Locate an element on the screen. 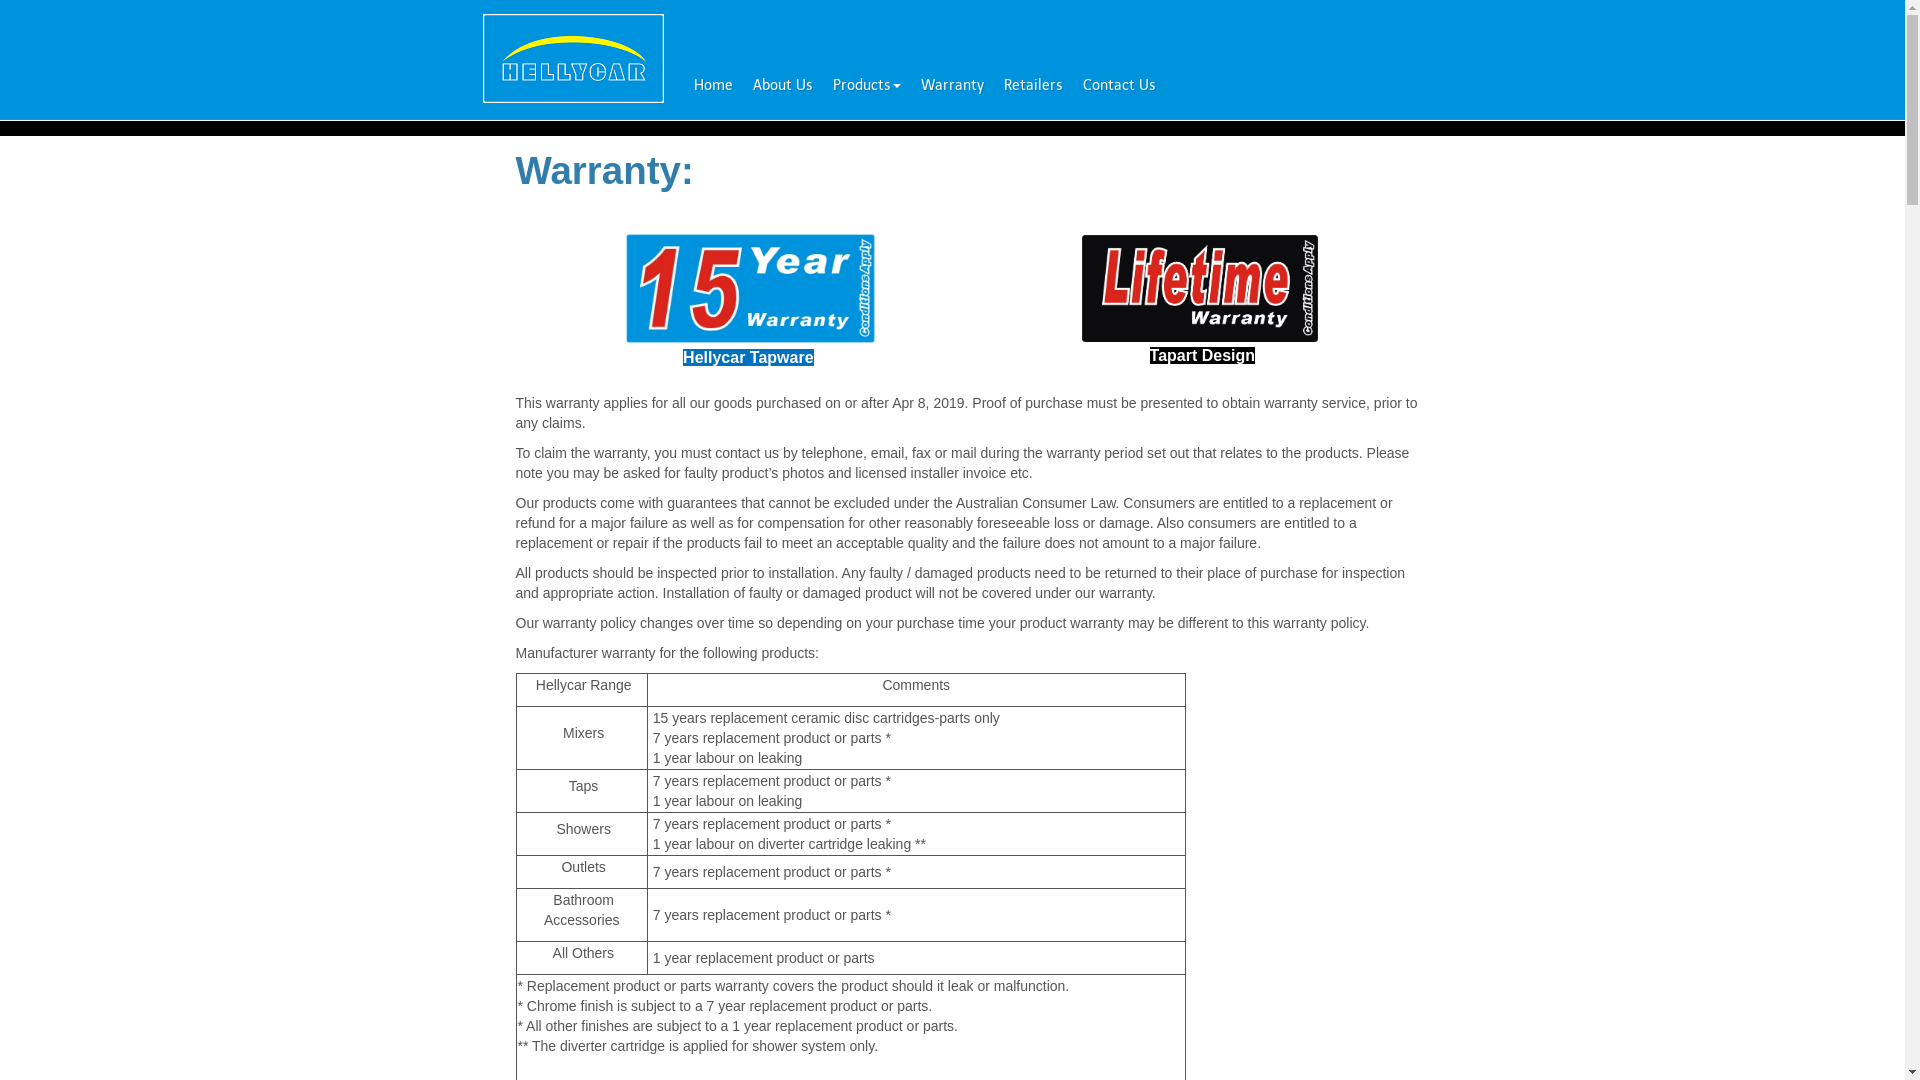 The image size is (1920, 1080). 'About Us' is located at coordinates (781, 83).